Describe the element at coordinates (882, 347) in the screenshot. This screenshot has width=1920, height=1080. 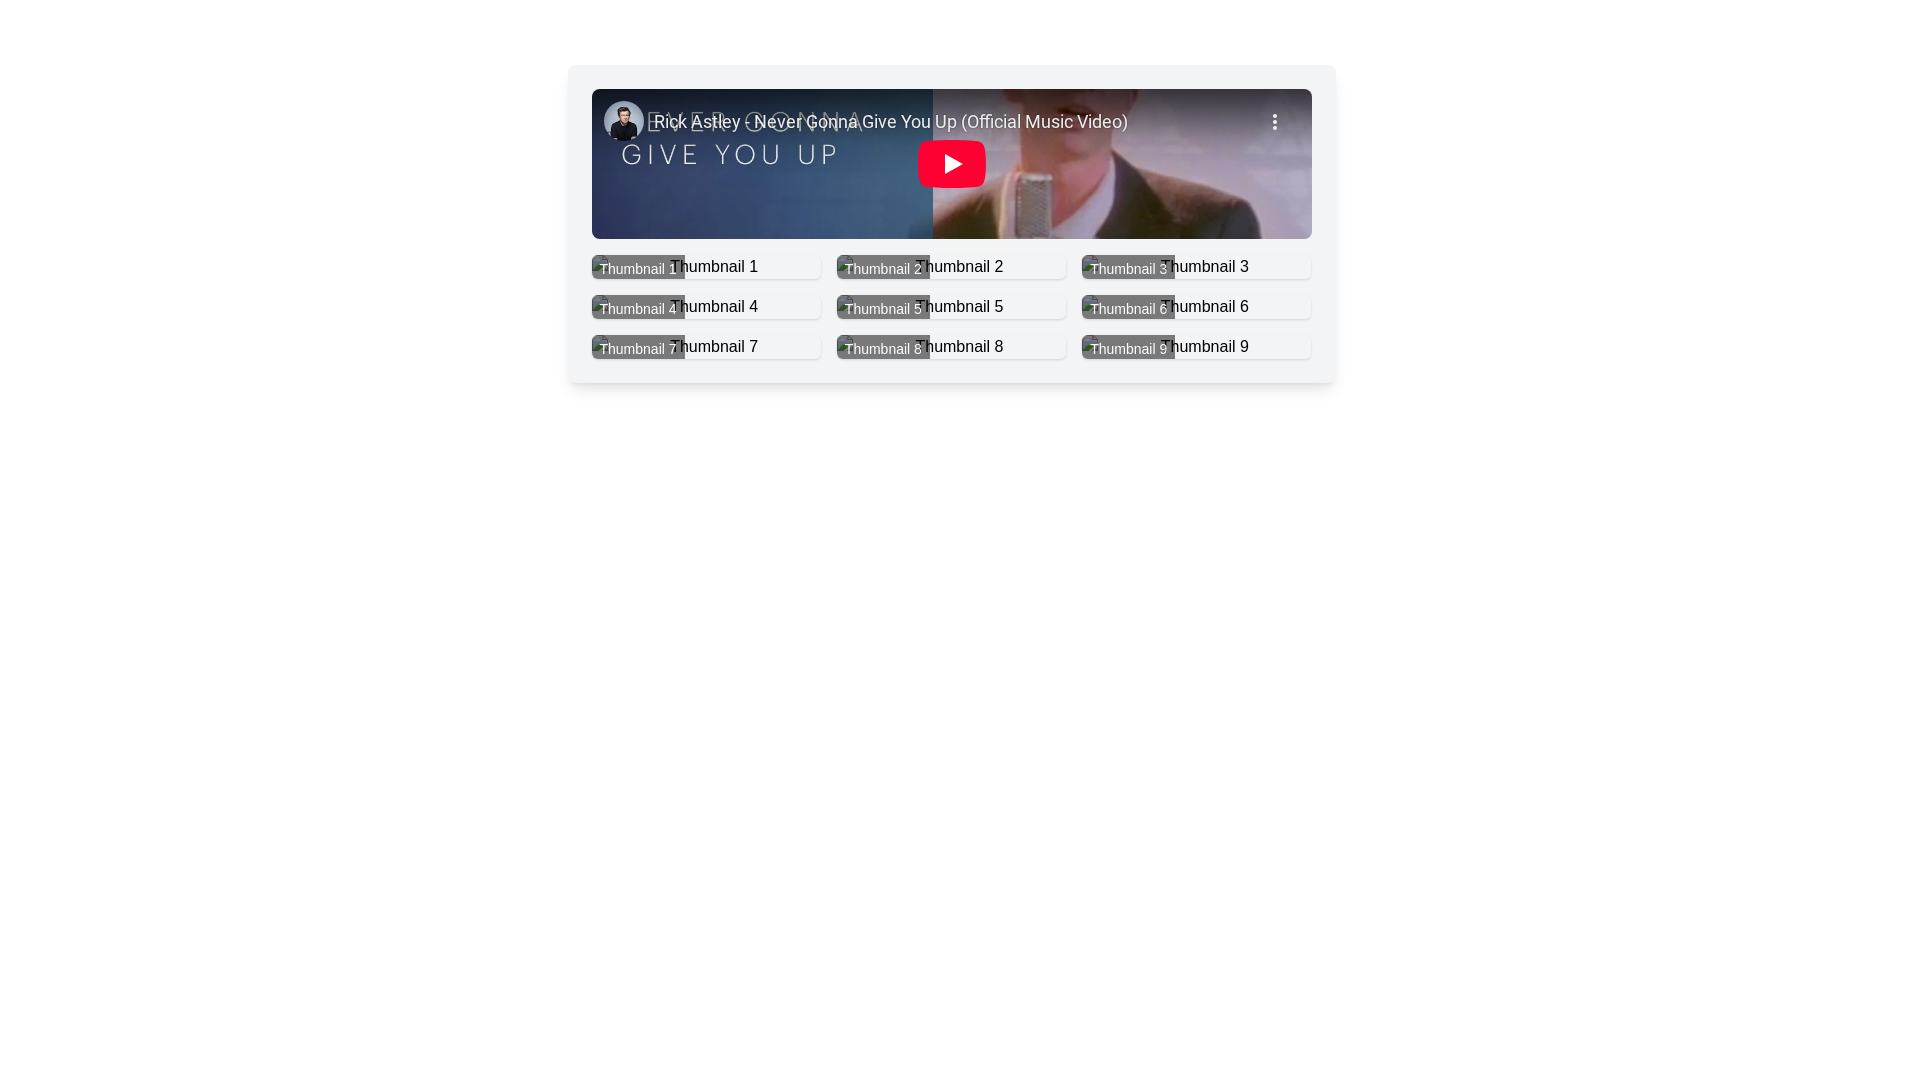
I see `the Overlay Label with black background and white text reading 'Thumbnail 8', located at the top-left corner of the thumbnail card in the second row and middle column of the grid layout` at that location.